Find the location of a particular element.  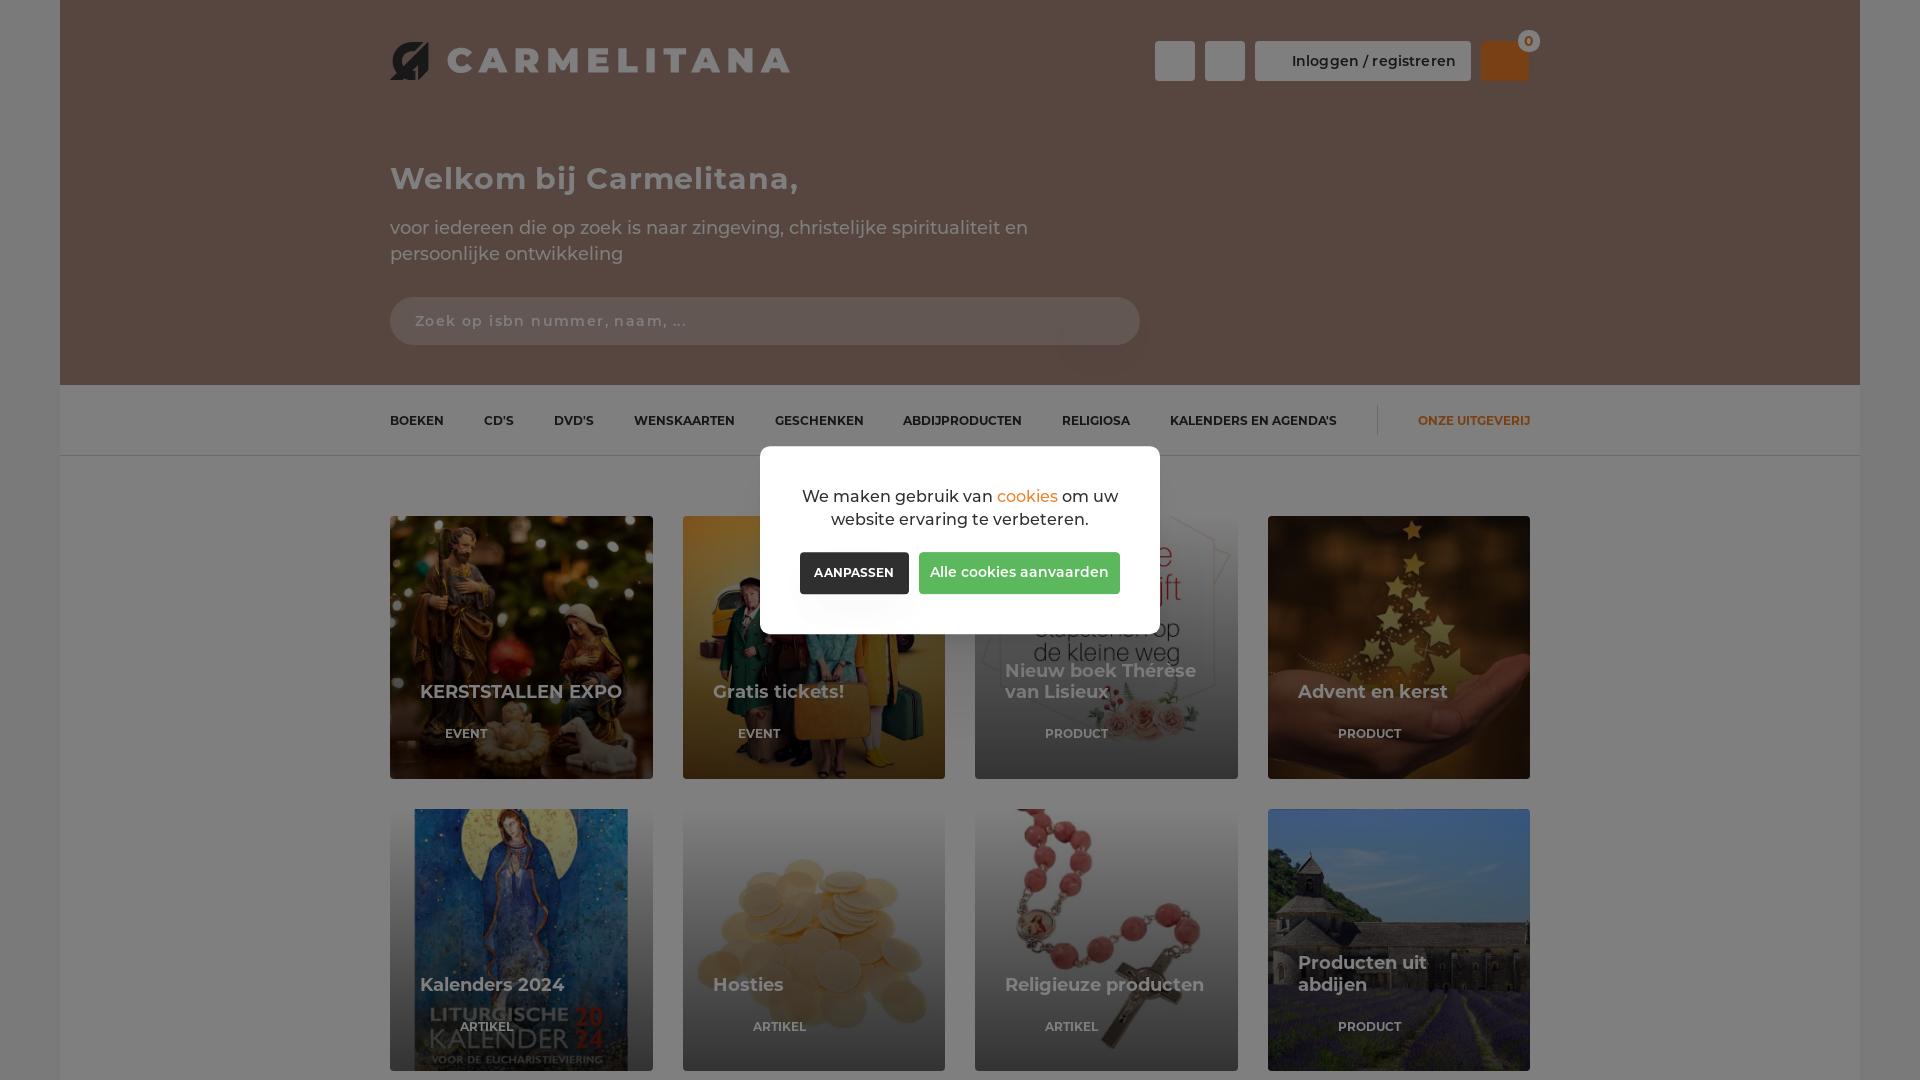

'DVD'S' is located at coordinates (573, 419).